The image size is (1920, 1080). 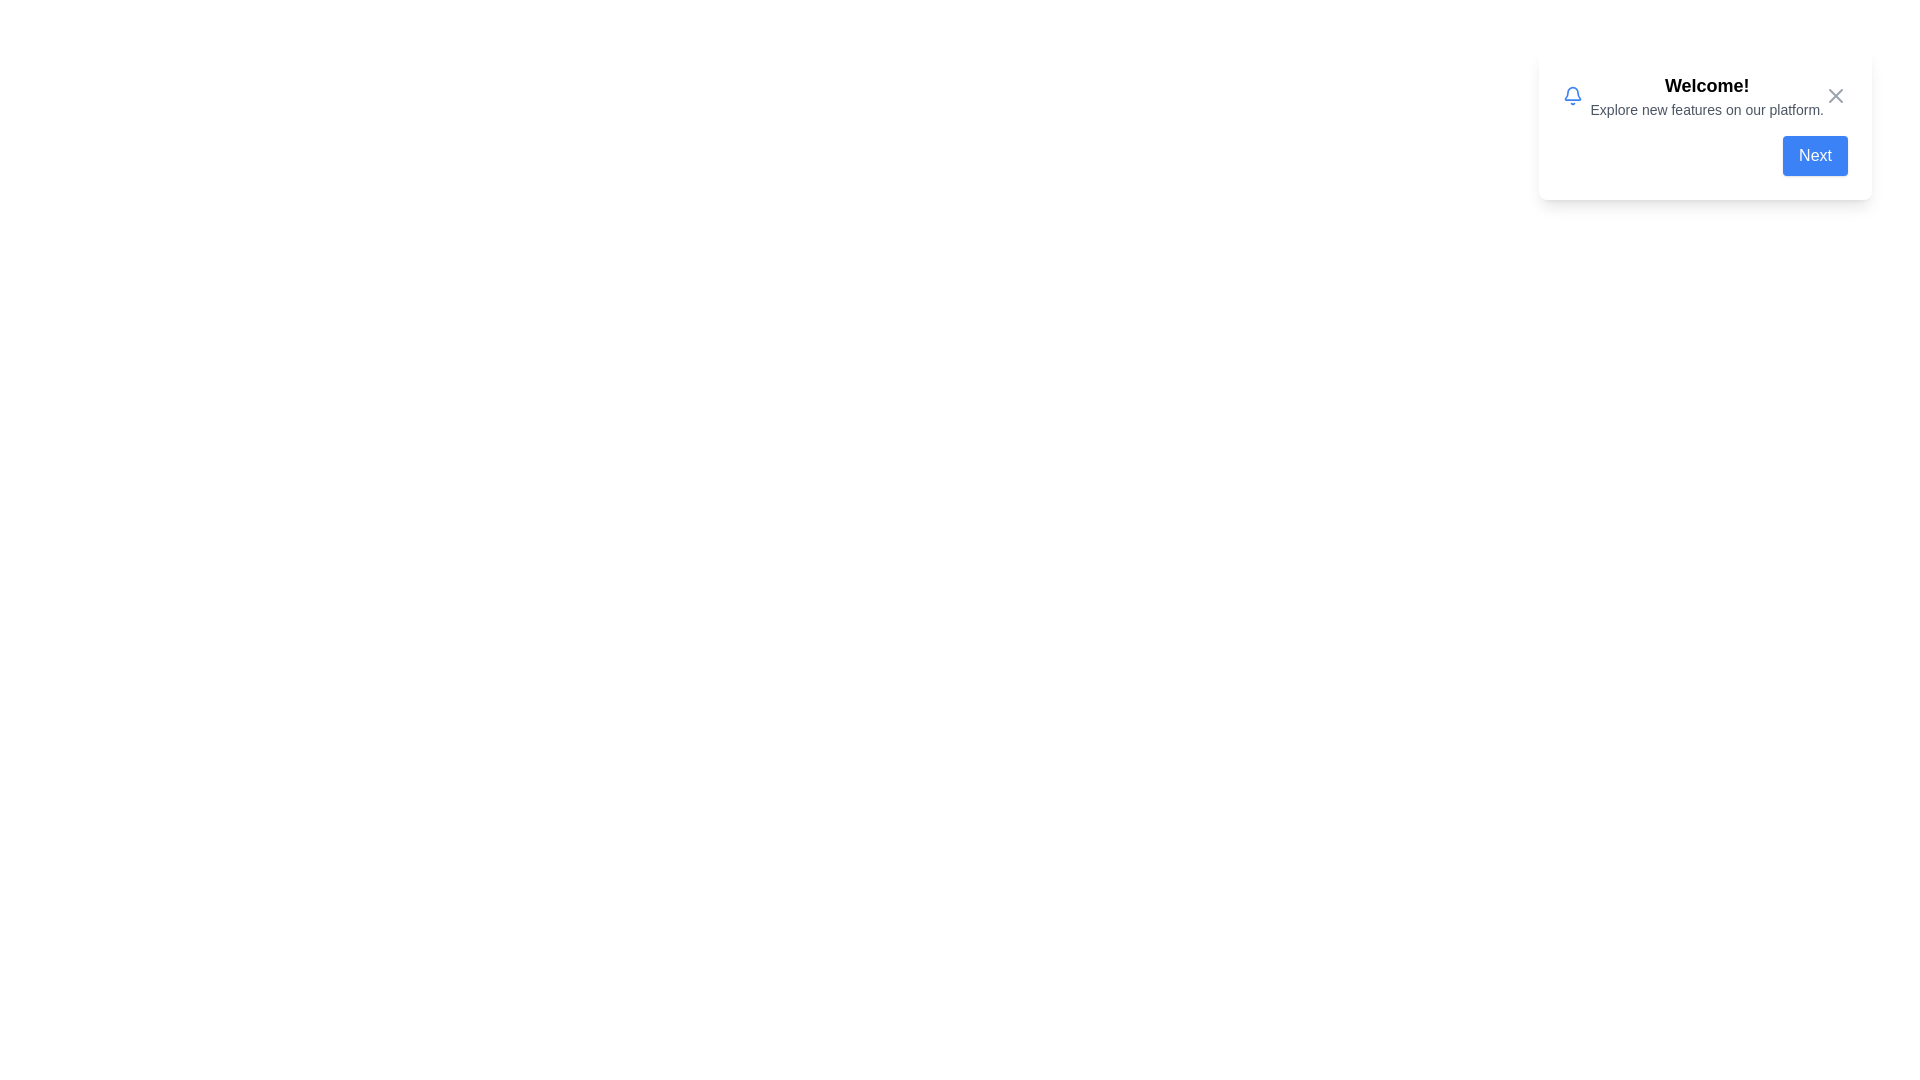 I want to click on the close button to dismiss the notification, so click(x=1836, y=96).